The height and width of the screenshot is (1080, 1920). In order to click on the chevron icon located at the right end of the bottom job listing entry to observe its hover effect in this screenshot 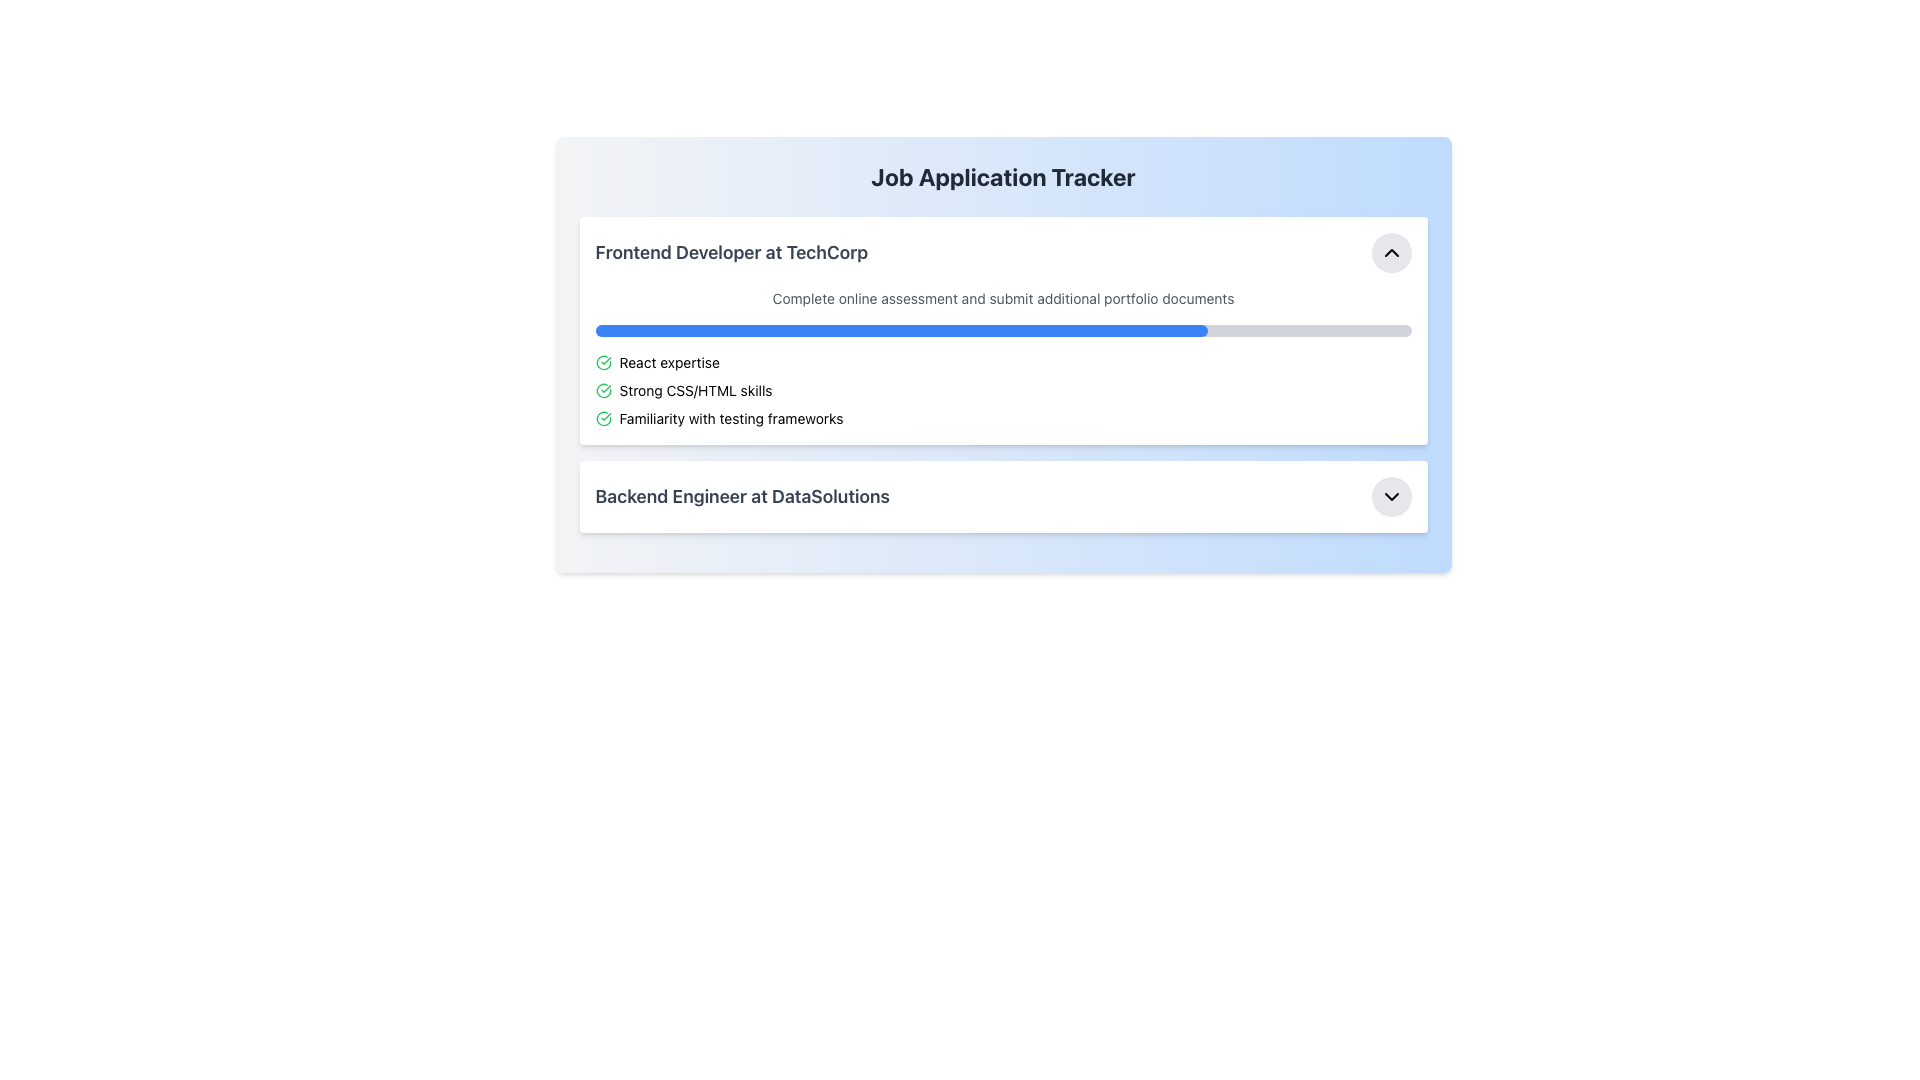, I will do `click(1390, 496)`.